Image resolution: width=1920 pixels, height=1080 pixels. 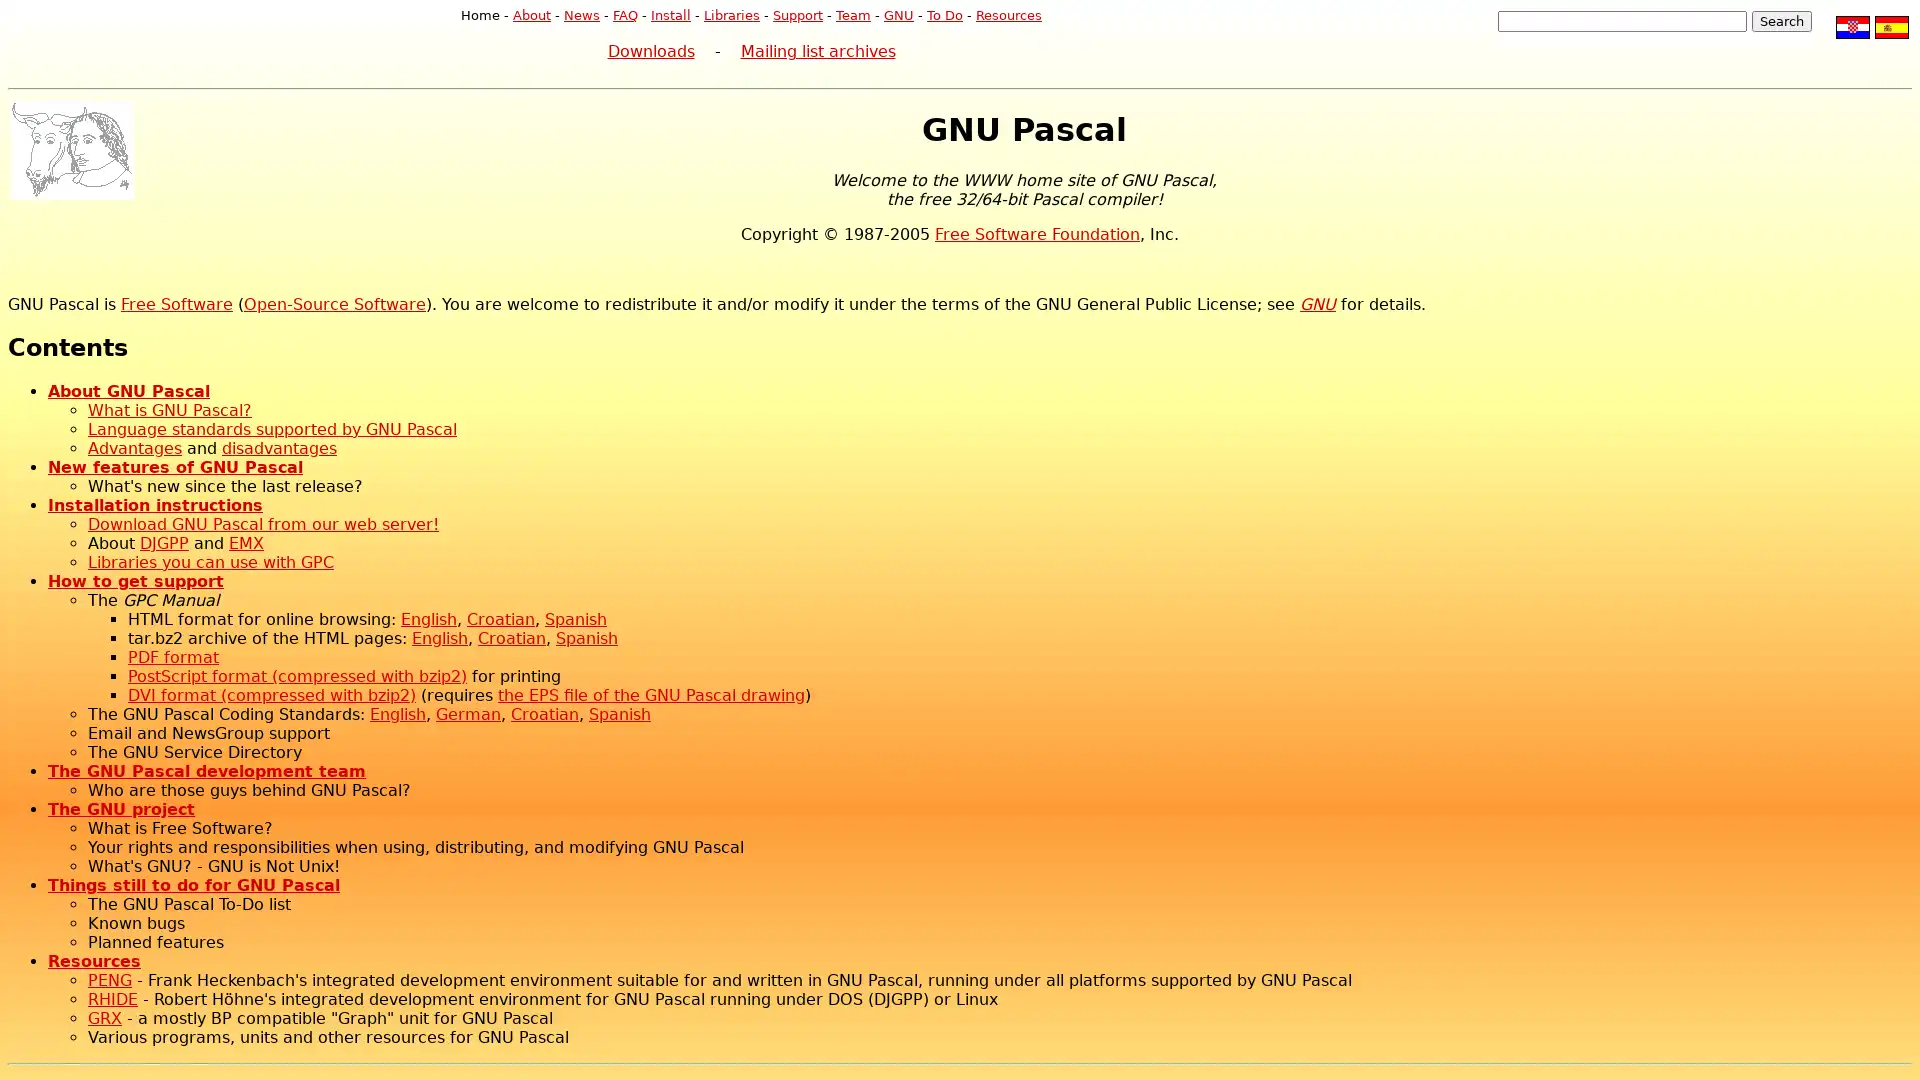 What do you see at coordinates (1781, 21) in the screenshot?
I see `Search` at bounding box center [1781, 21].